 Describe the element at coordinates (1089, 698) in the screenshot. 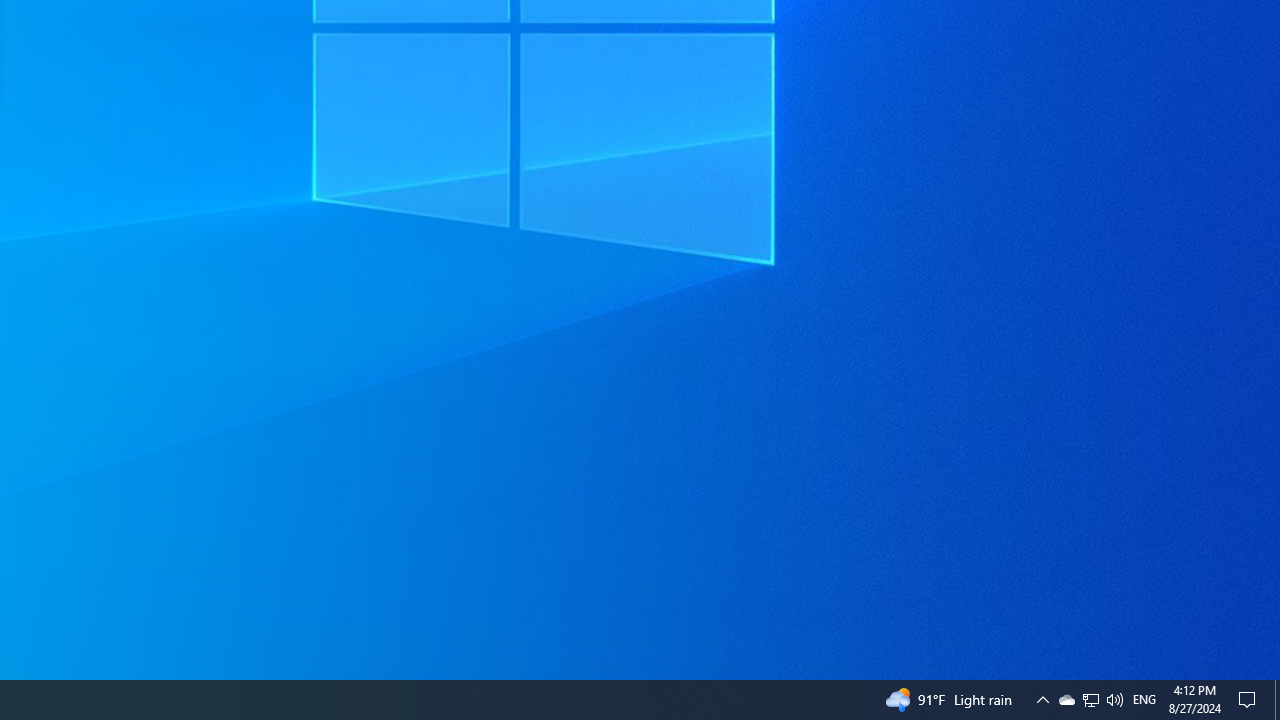

I see `'User Promoted Notification Area'` at that location.